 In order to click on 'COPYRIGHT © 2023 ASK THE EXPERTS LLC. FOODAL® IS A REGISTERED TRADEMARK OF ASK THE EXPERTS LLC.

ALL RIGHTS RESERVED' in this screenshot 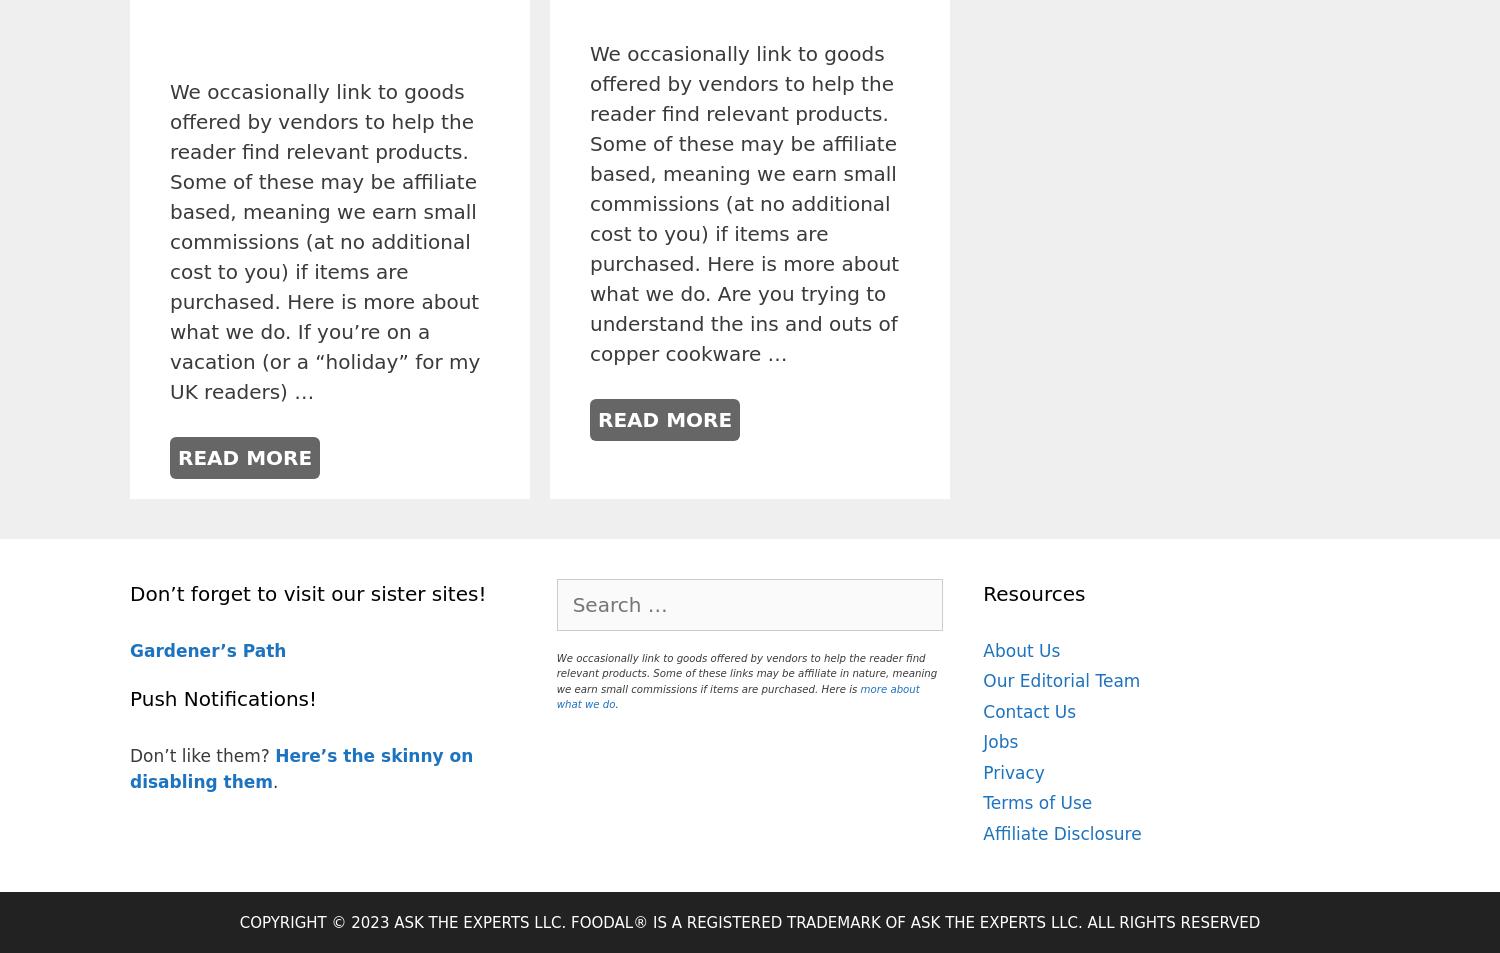, I will do `click(748, 922)`.